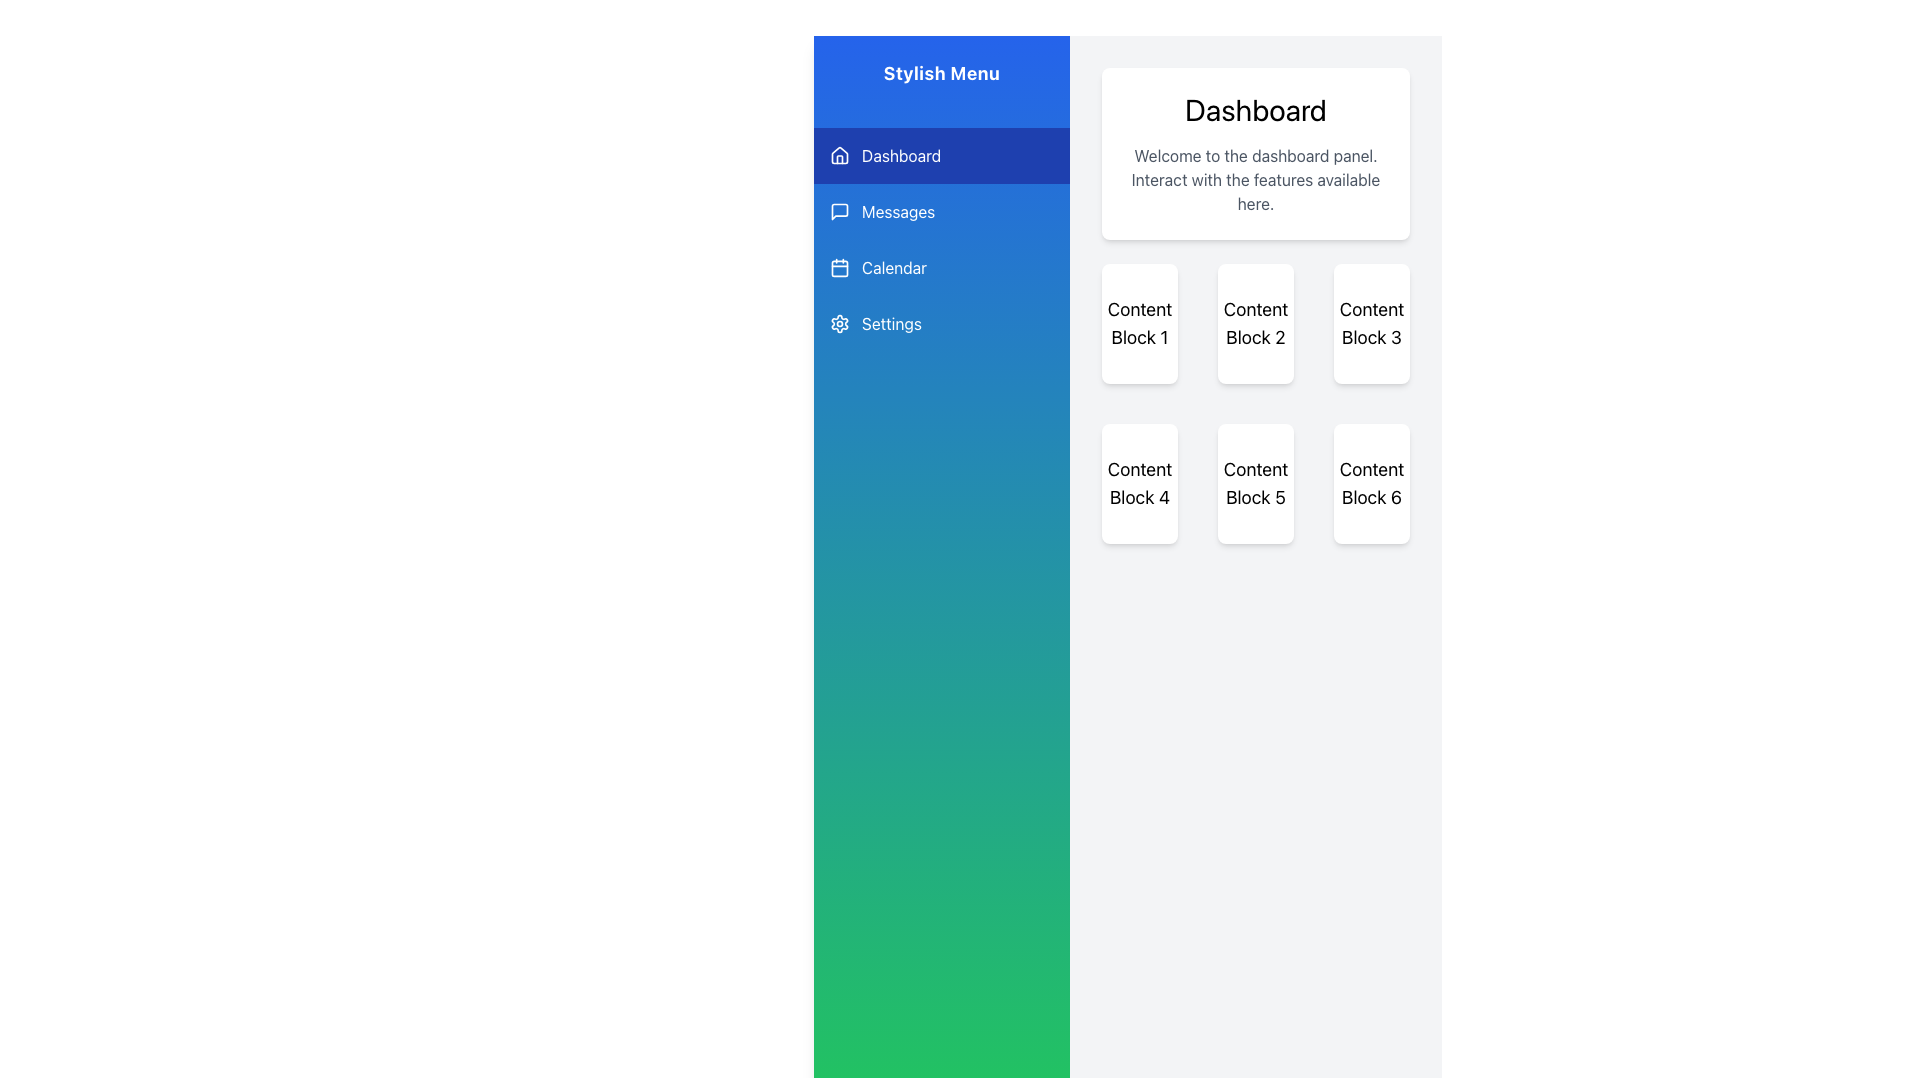 This screenshot has height=1080, width=1920. What do you see at coordinates (840, 212) in the screenshot?
I see `the icon located to the left of the 'Messages' label in the sidebar menu to interact with or select the Messages menu` at bounding box center [840, 212].